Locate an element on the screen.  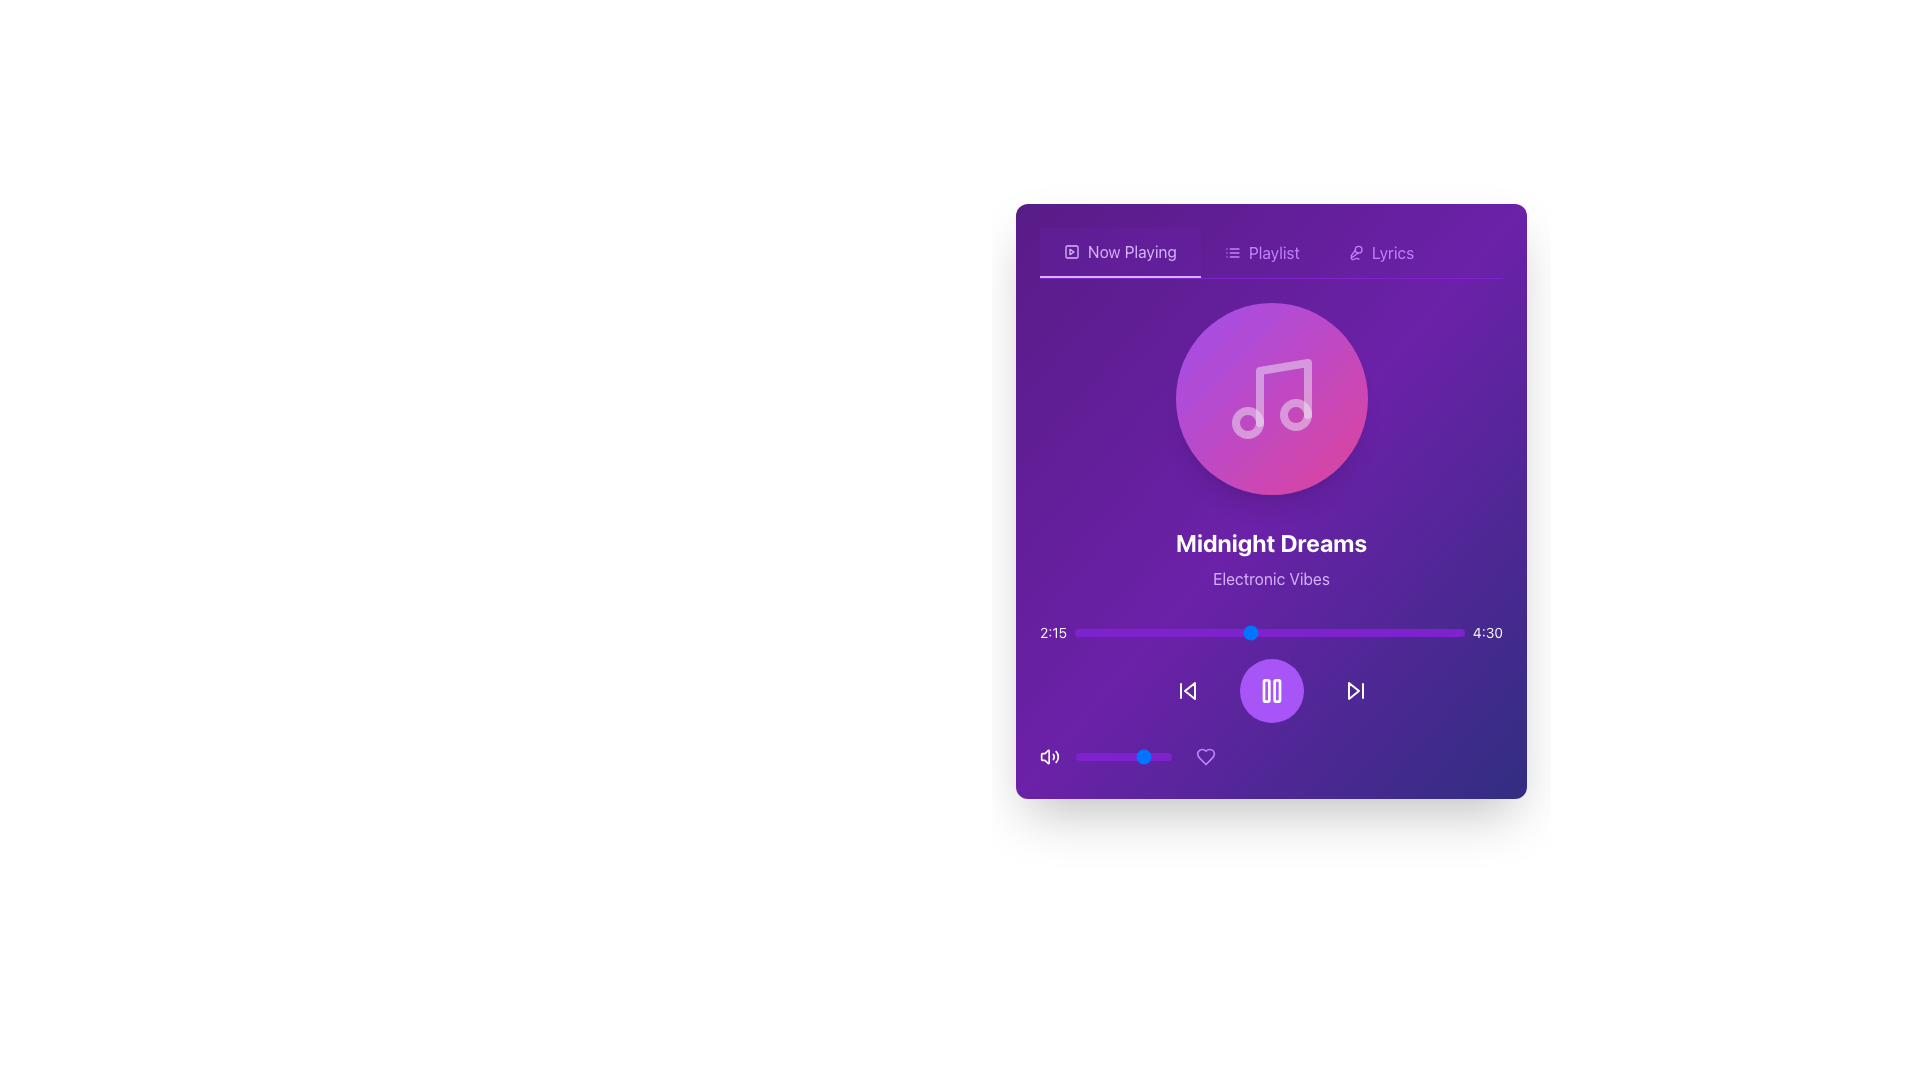
the 'Skip Forward' button, which is the last control in the row of interactive media buttons, allowing users is located at coordinates (1355, 689).